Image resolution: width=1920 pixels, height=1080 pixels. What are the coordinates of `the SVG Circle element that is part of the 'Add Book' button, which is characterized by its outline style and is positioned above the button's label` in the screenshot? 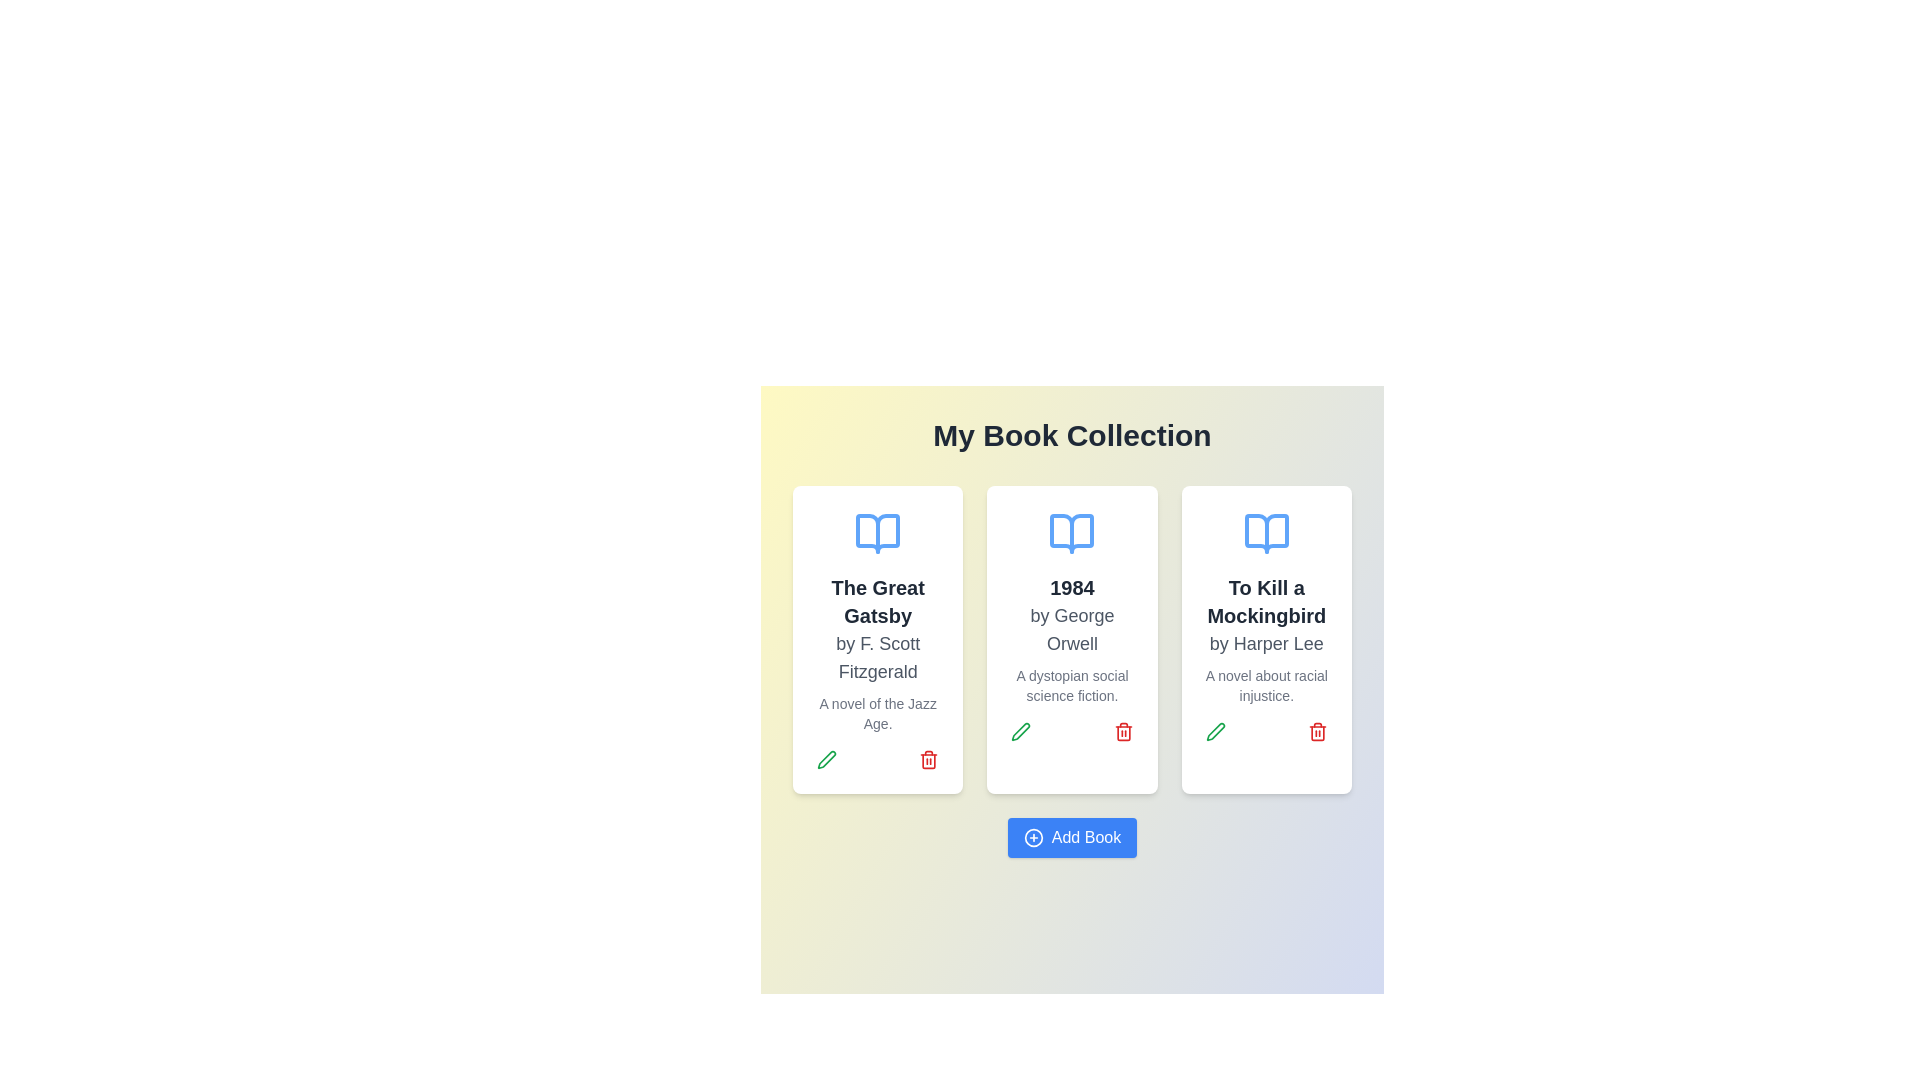 It's located at (1033, 837).